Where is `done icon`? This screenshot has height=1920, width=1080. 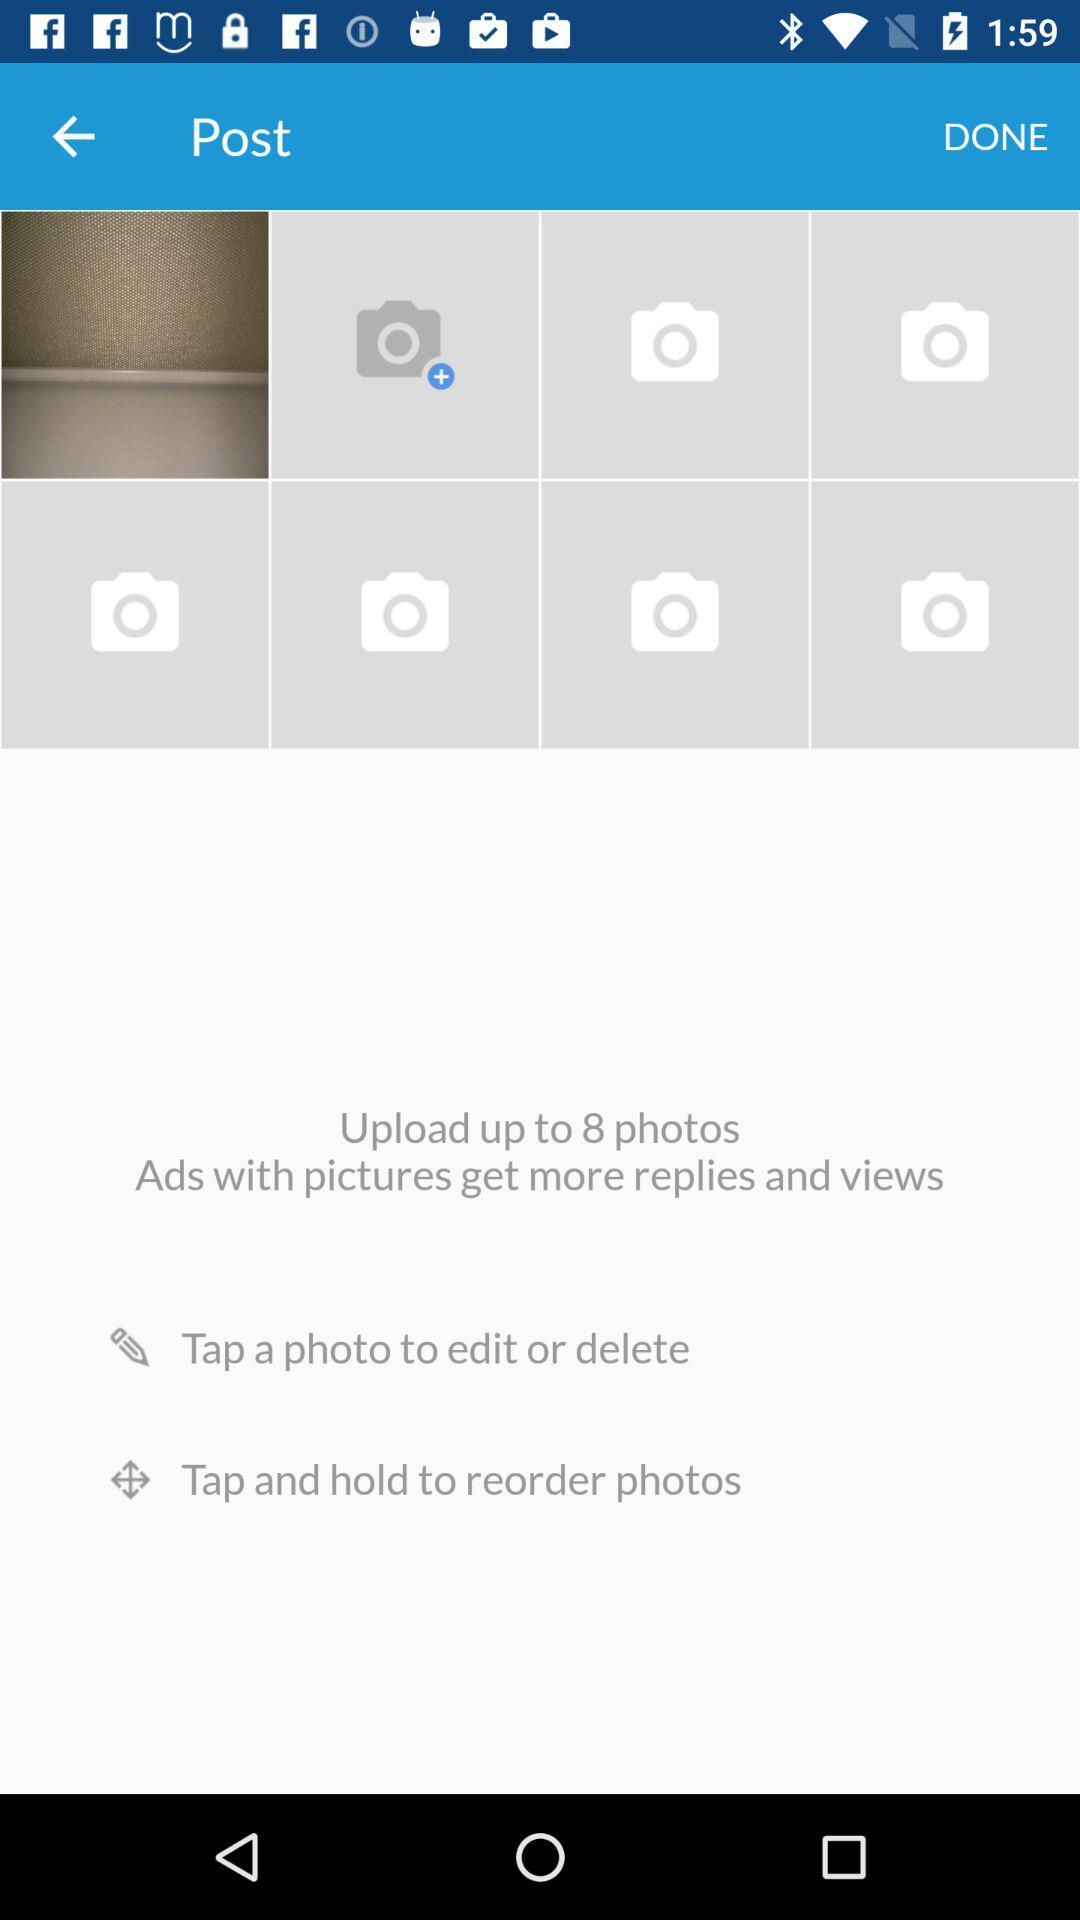 done icon is located at coordinates (995, 135).